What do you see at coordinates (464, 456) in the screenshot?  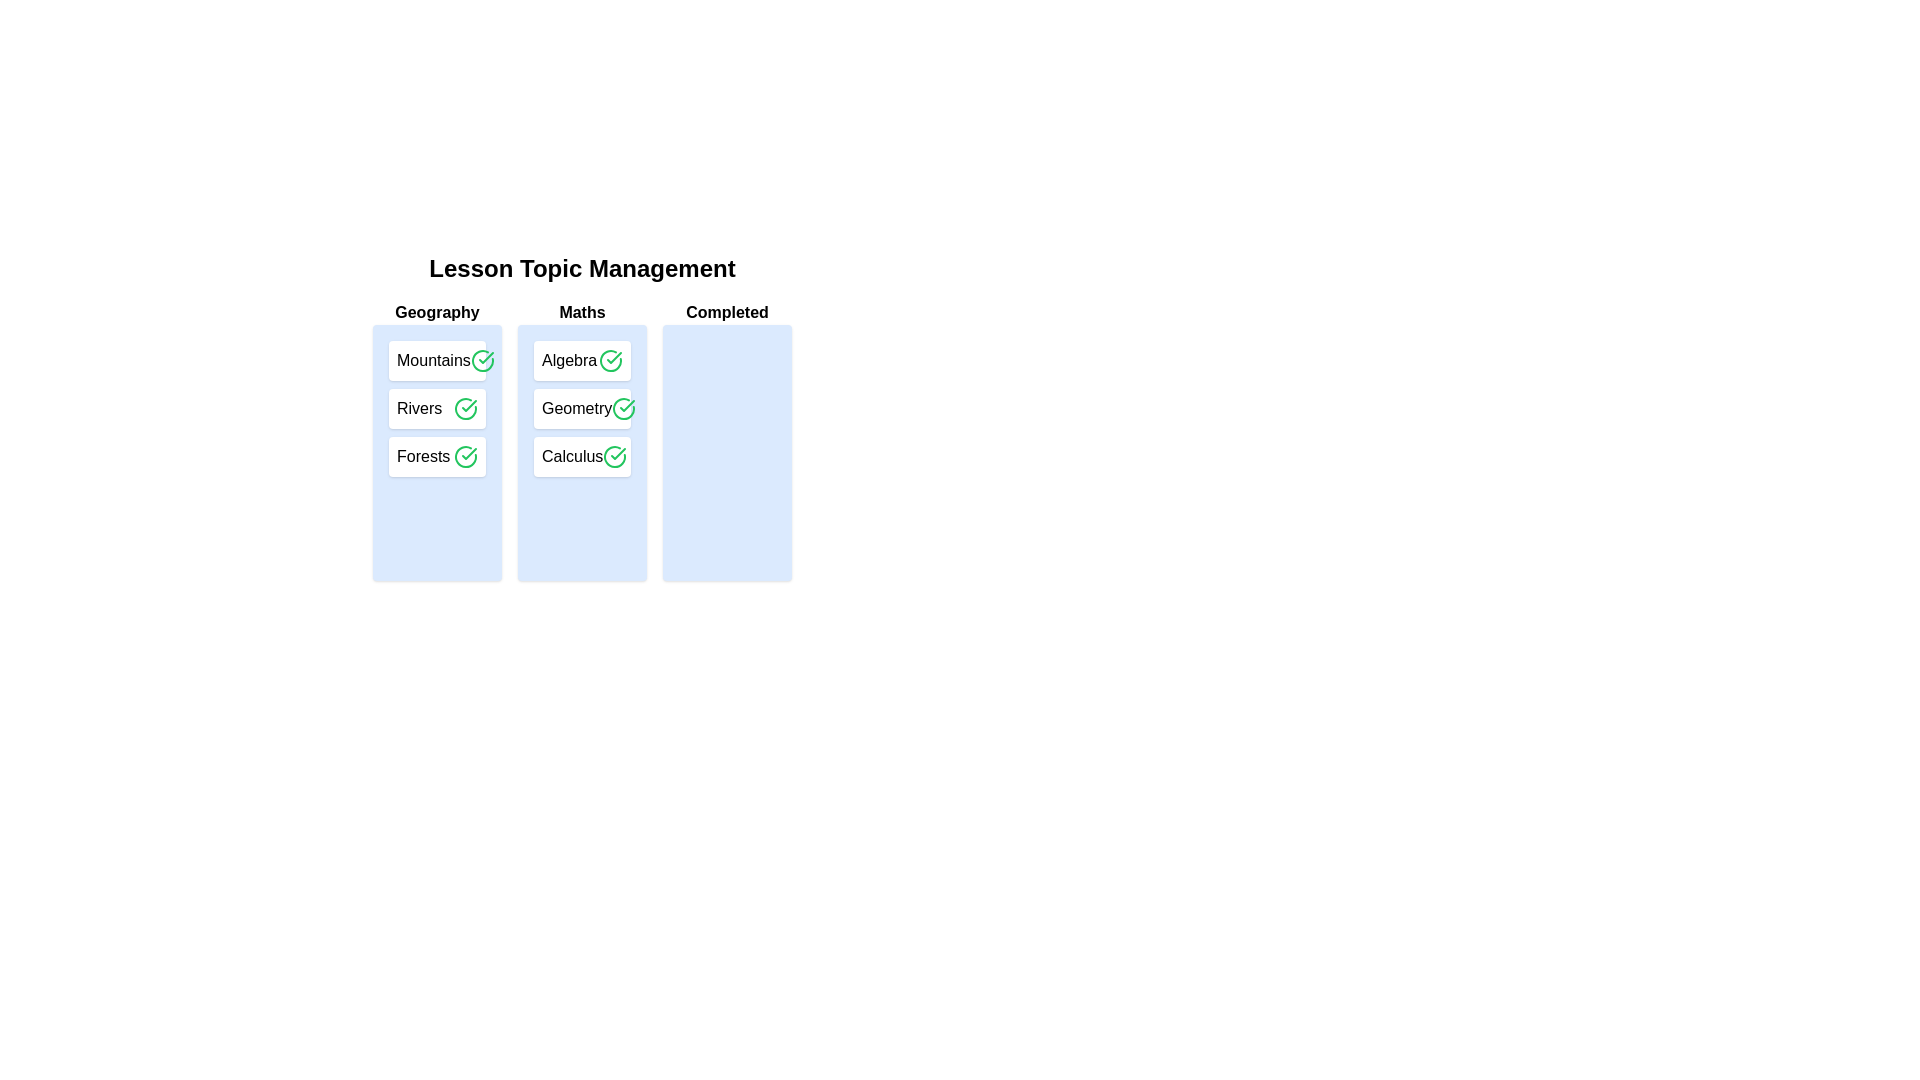 I see `checkmark button next to the topic Forests to transfer it to the 'Completed' list` at bounding box center [464, 456].